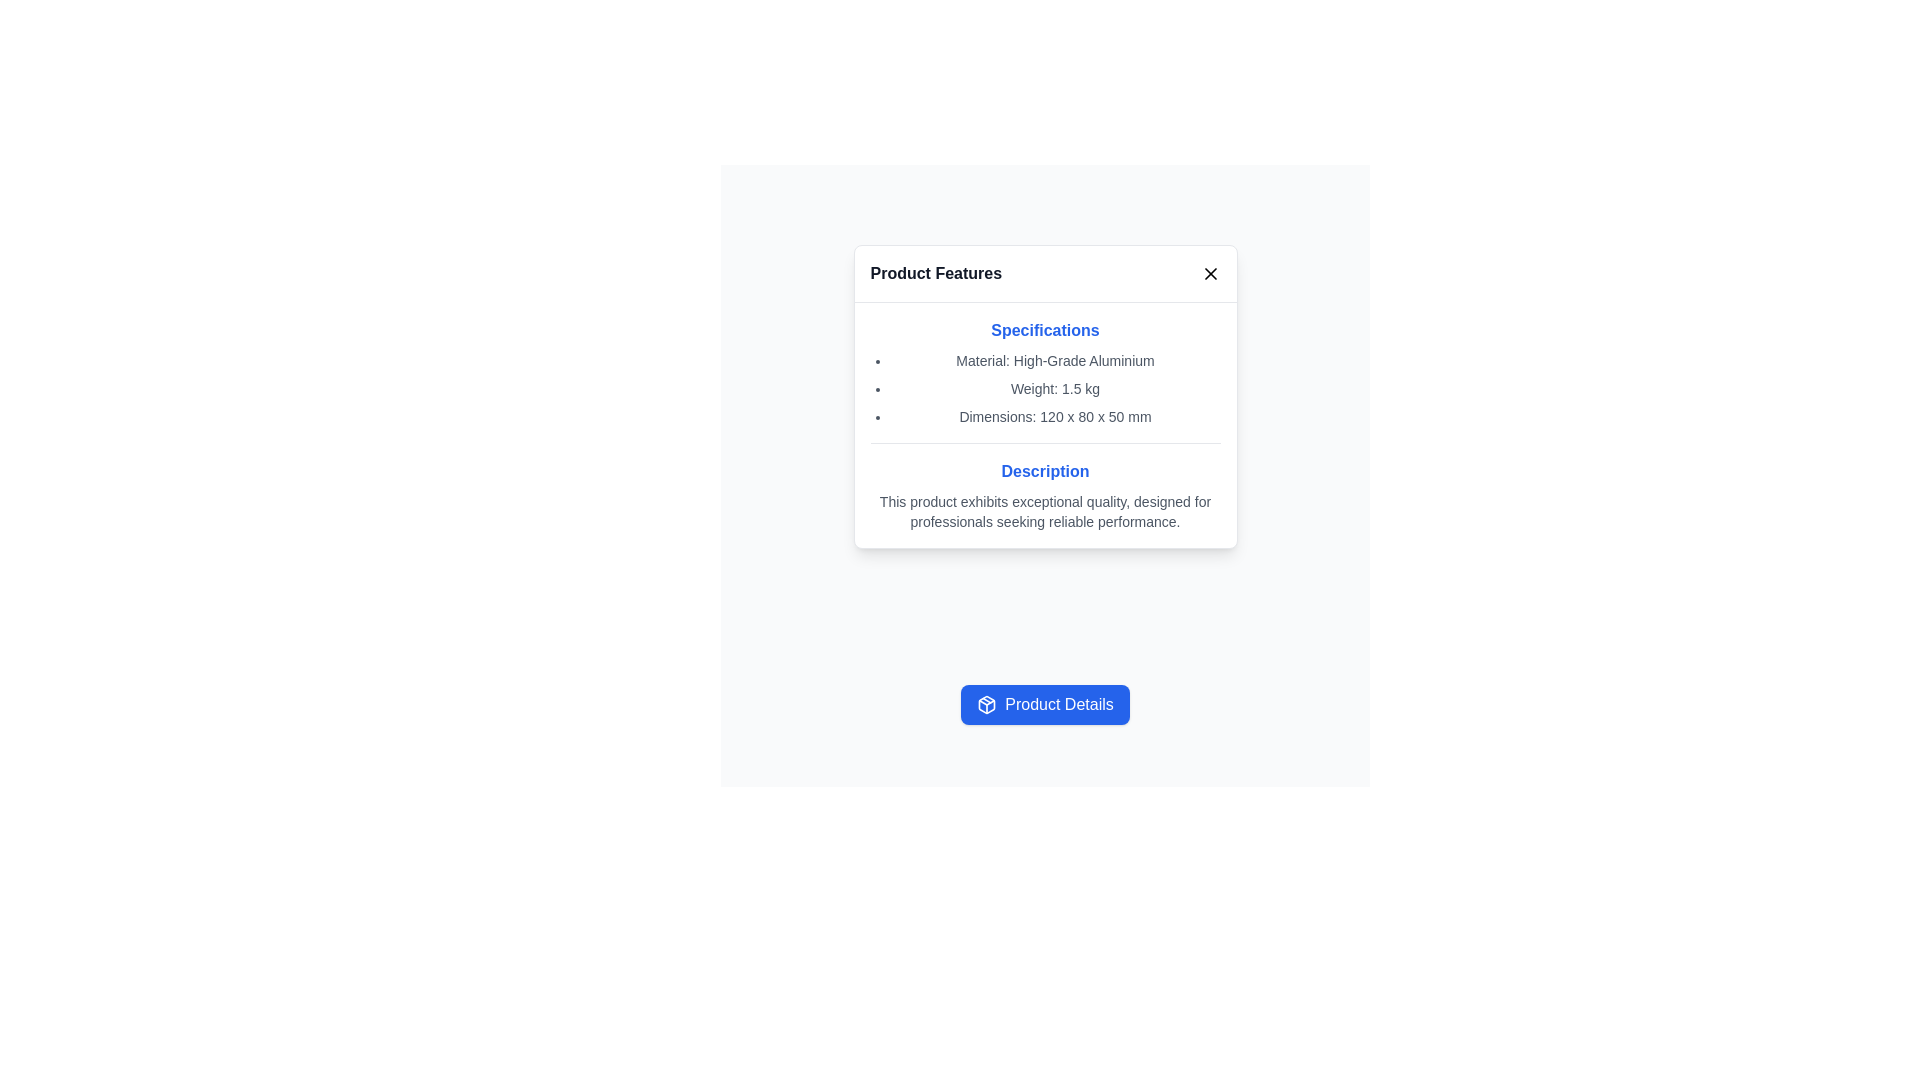 Image resolution: width=1920 pixels, height=1080 pixels. What do you see at coordinates (1209, 273) in the screenshot?
I see `the close button located on the rightmost side of the modal header` at bounding box center [1209, 273].